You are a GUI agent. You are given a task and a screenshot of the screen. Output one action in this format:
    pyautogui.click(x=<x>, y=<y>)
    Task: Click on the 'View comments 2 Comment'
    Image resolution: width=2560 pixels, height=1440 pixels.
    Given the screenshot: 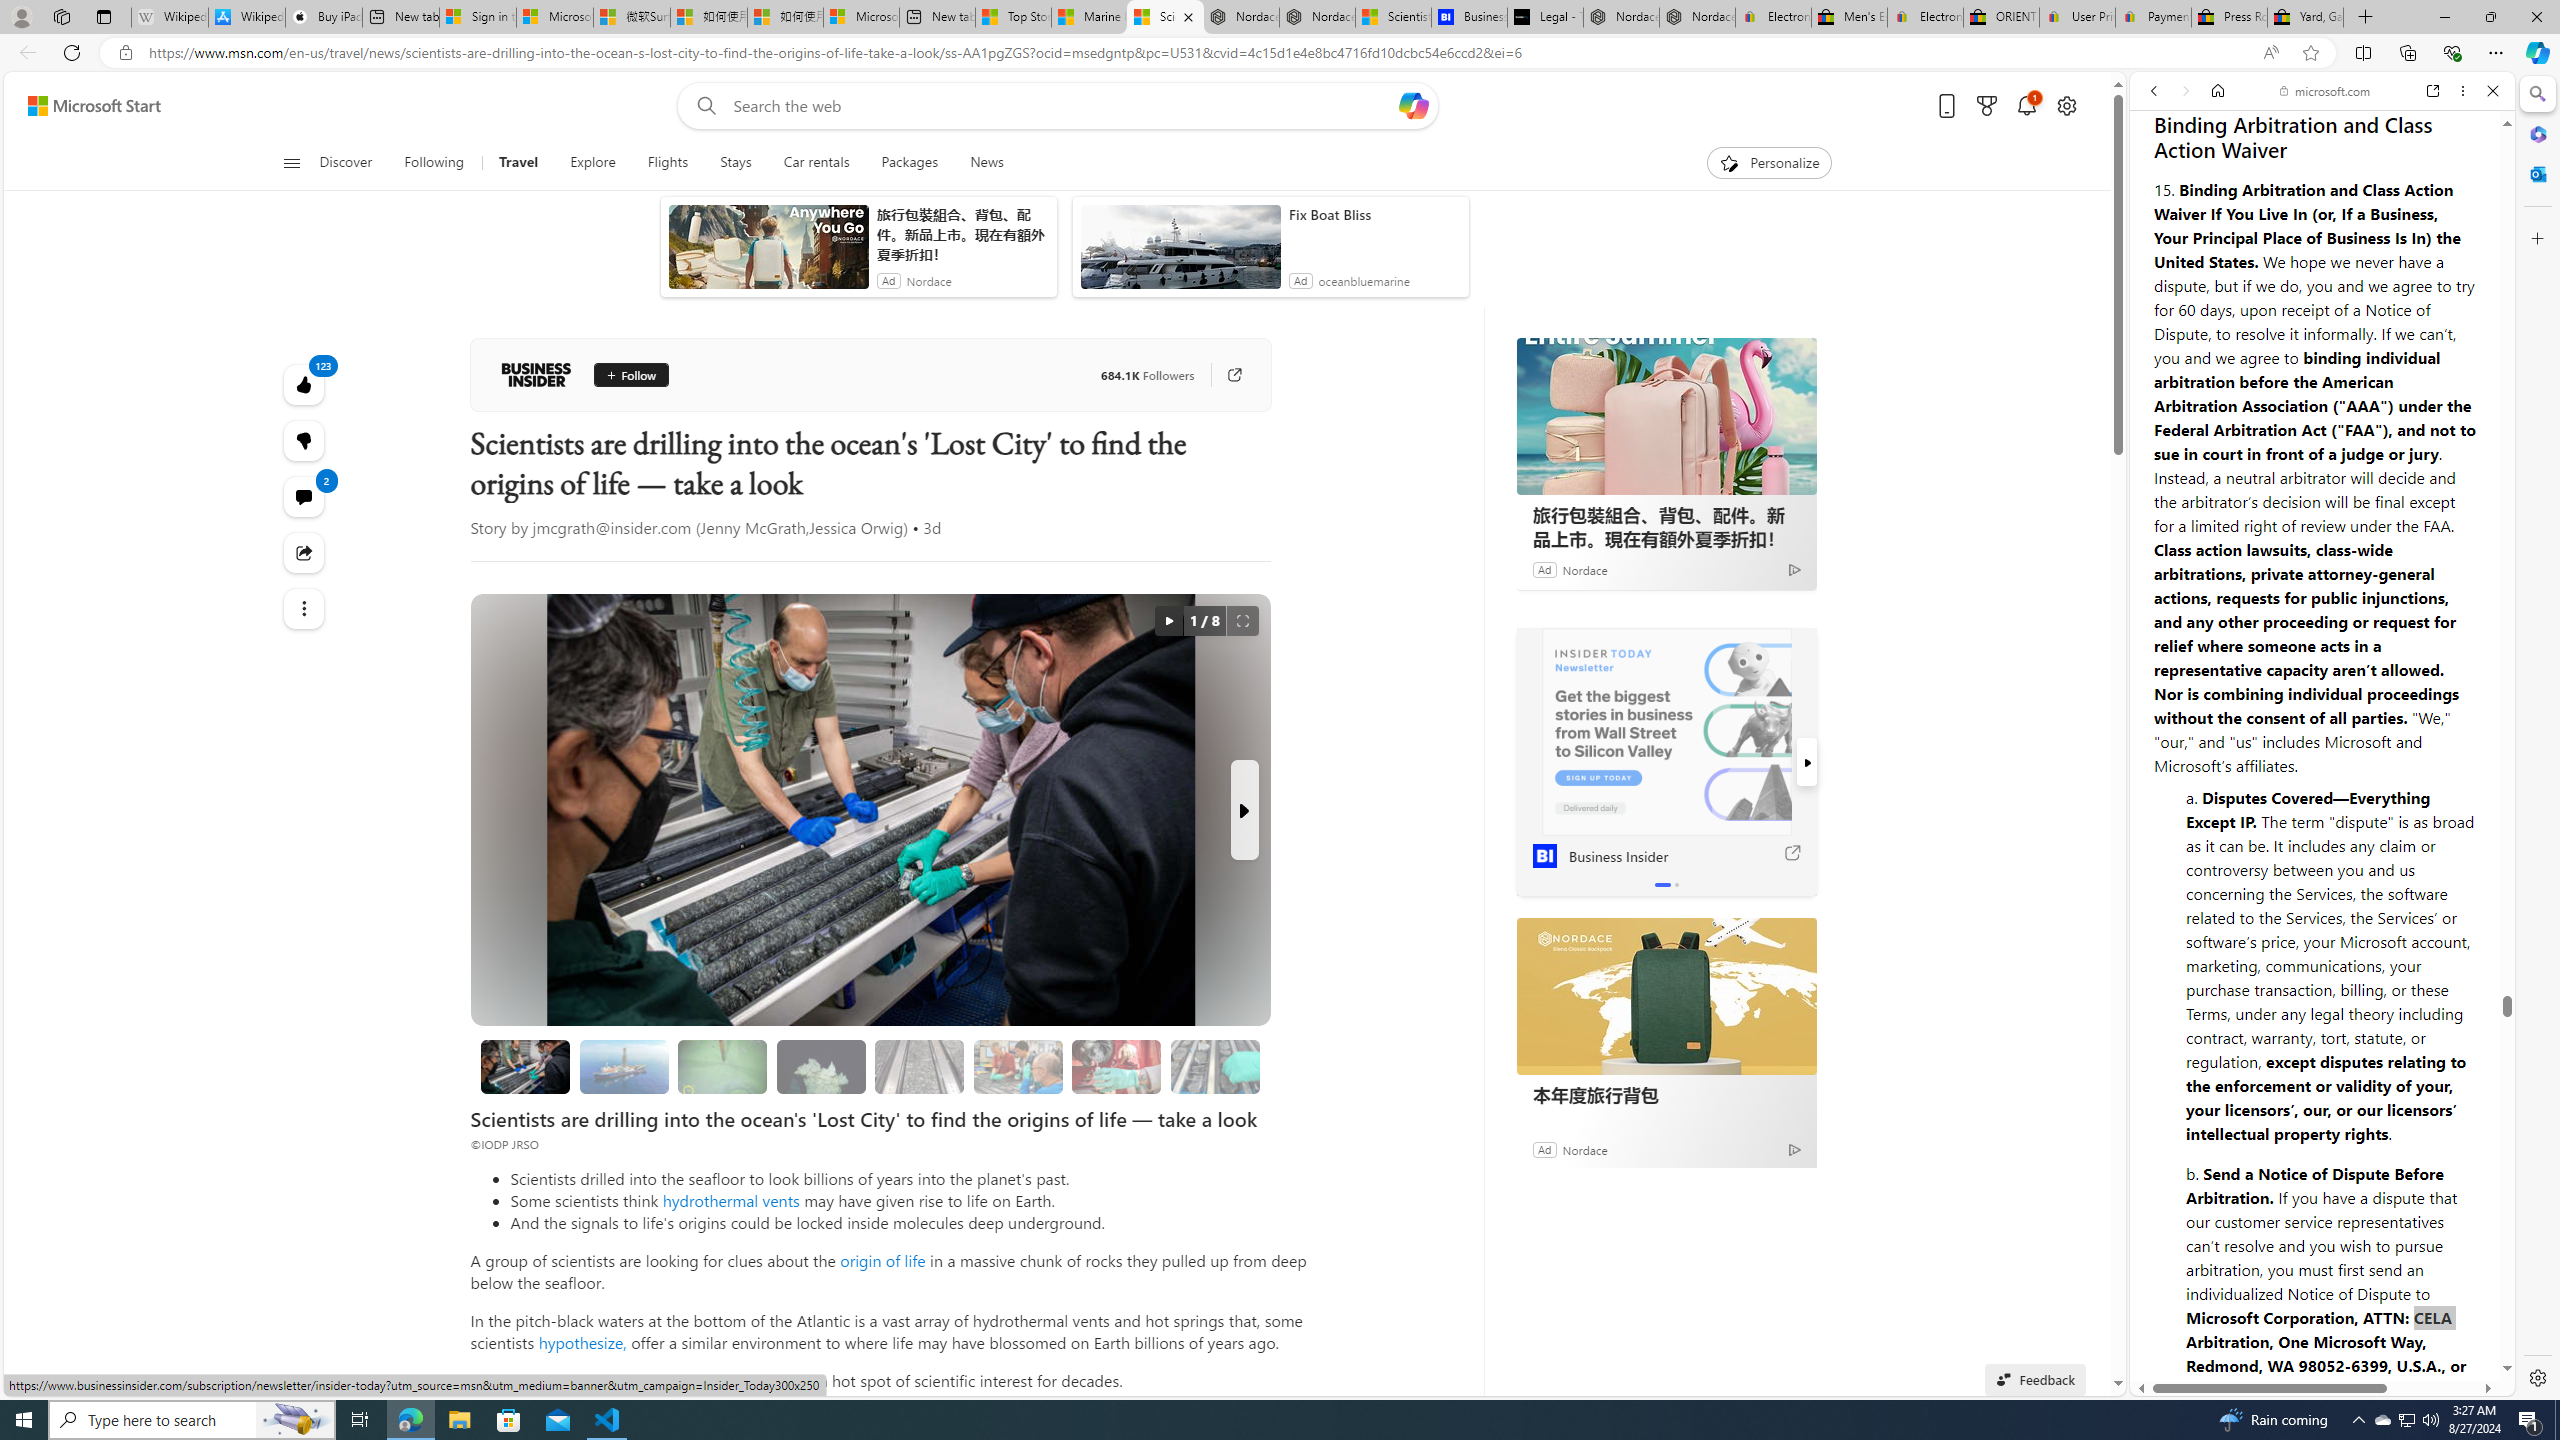 What is the action you would take?
    pyautogui.click(x=303, y=495)
    